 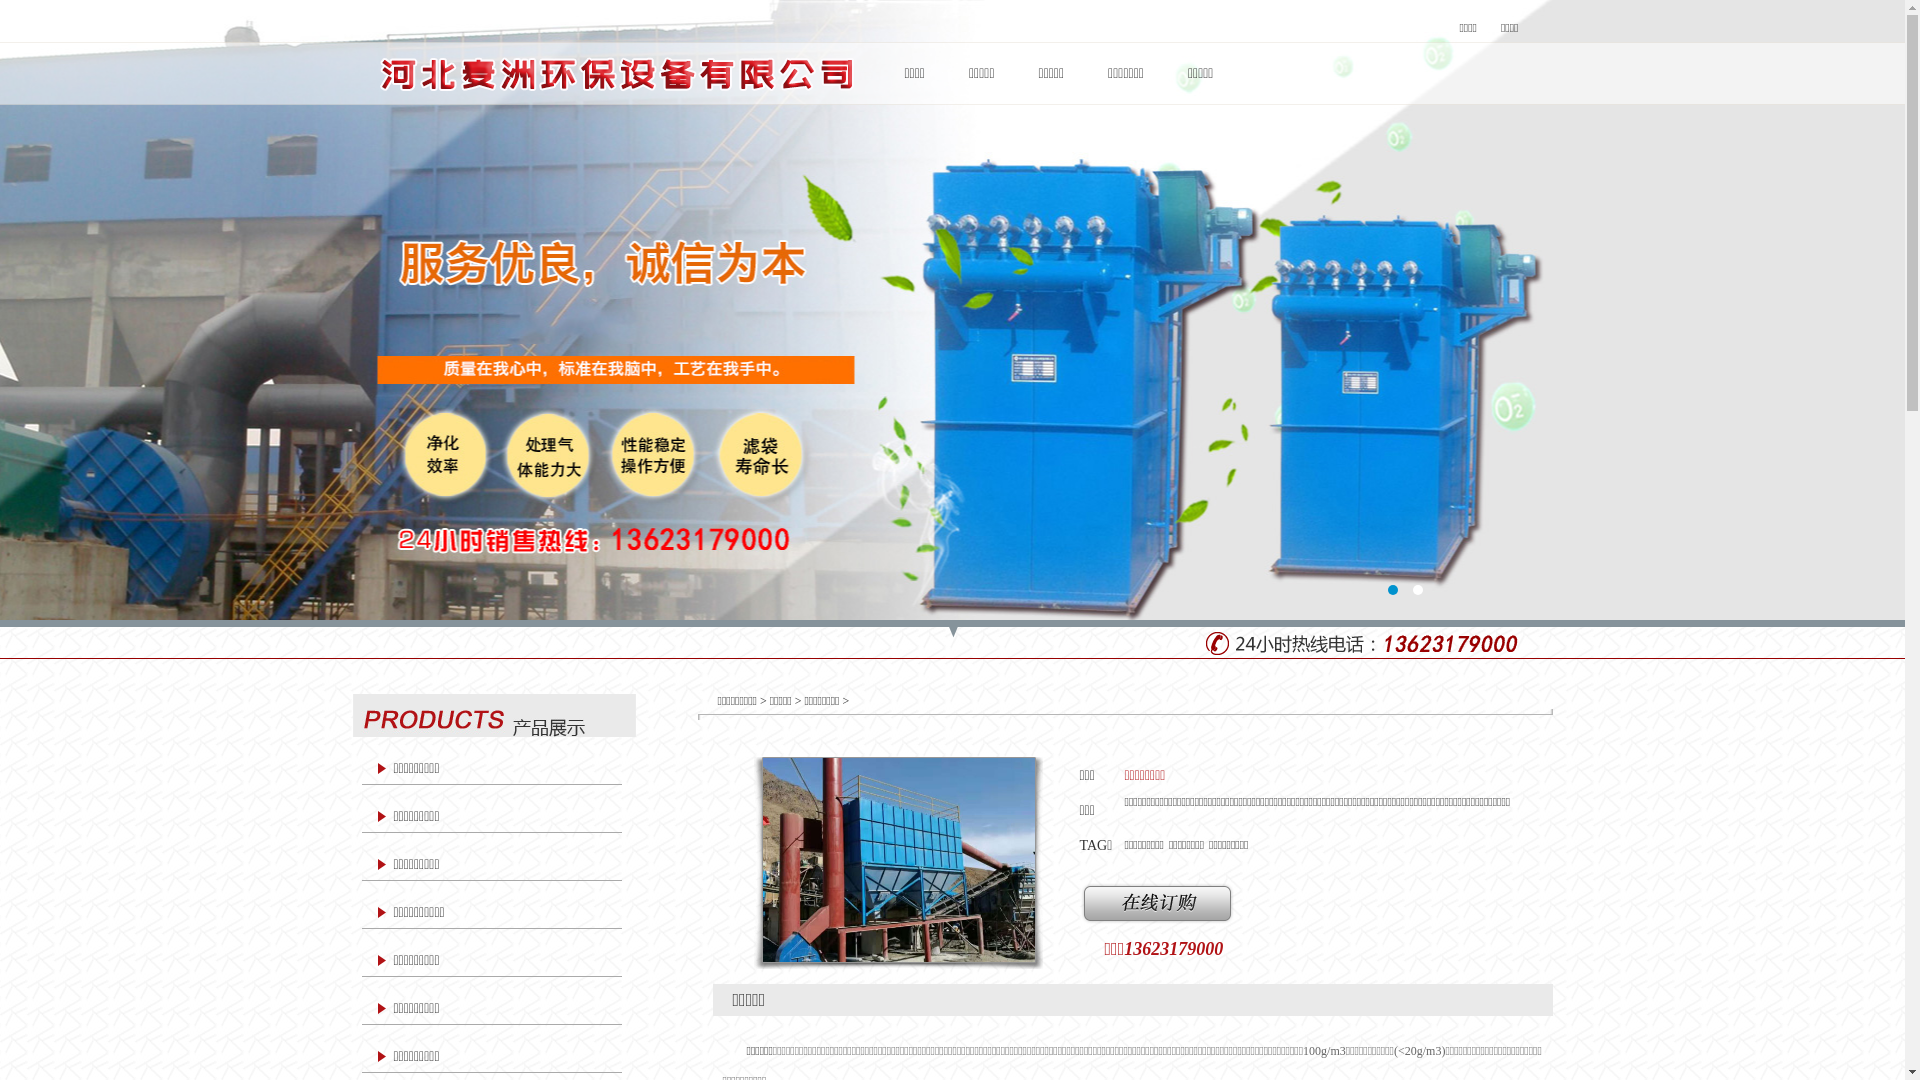 What do you see at coordinates (1391, 589) in the screenshot?
I see `'1'` at bounding box center [1391, 589].